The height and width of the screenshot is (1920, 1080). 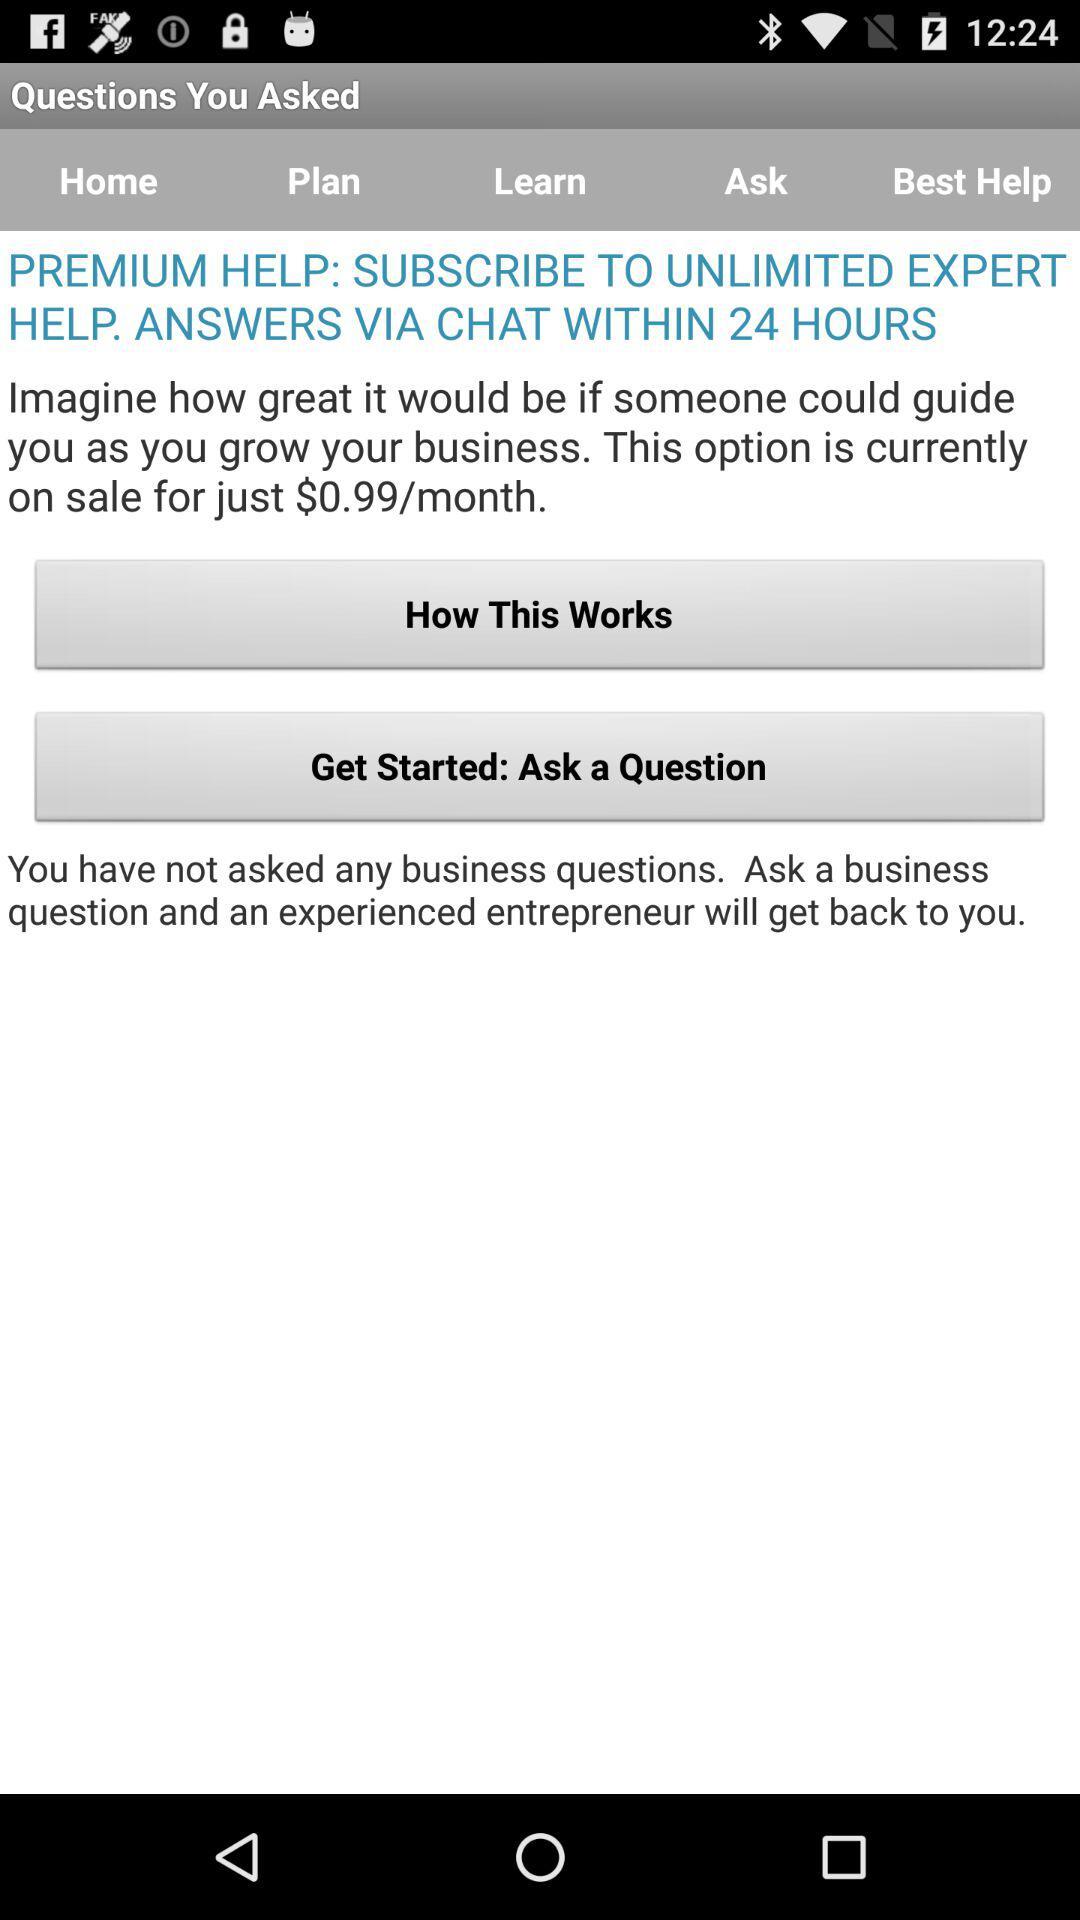 What do you see at coordinates (540, 771) in the screenshot?
I see `get started ask item` at bounding box center [540, 771].